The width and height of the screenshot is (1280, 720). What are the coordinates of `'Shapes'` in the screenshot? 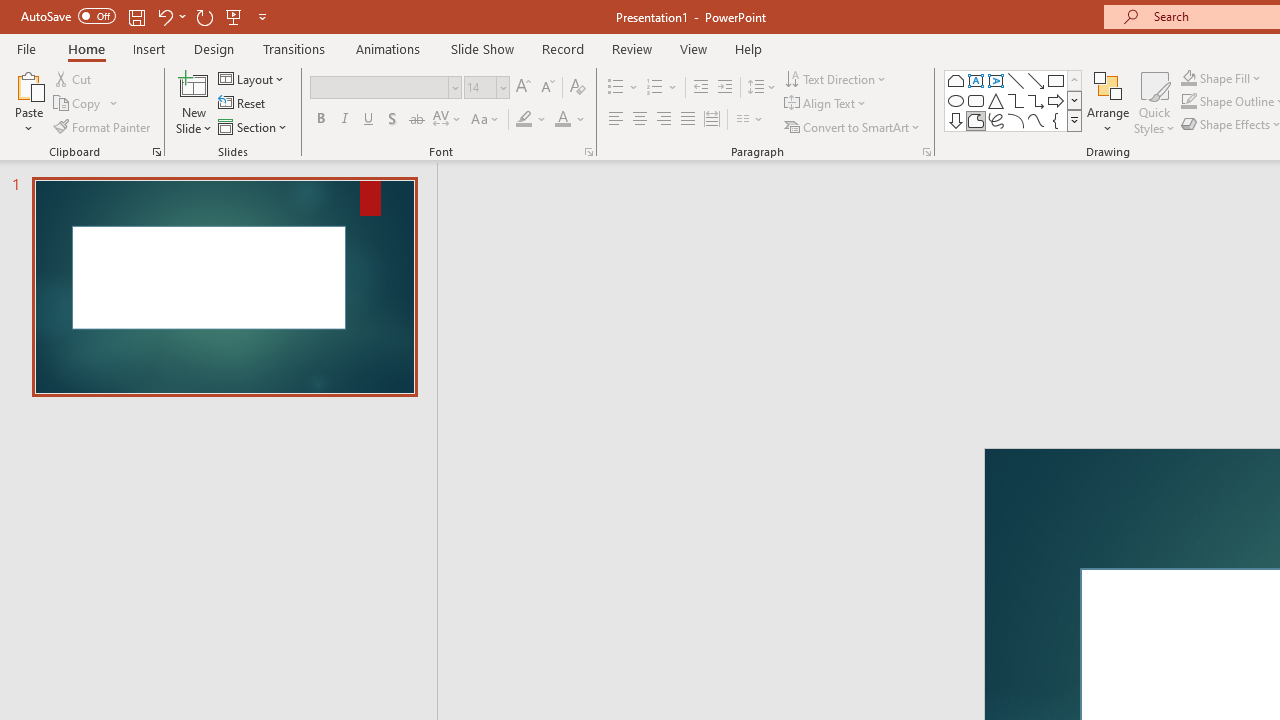 It's located at (1073, 120).